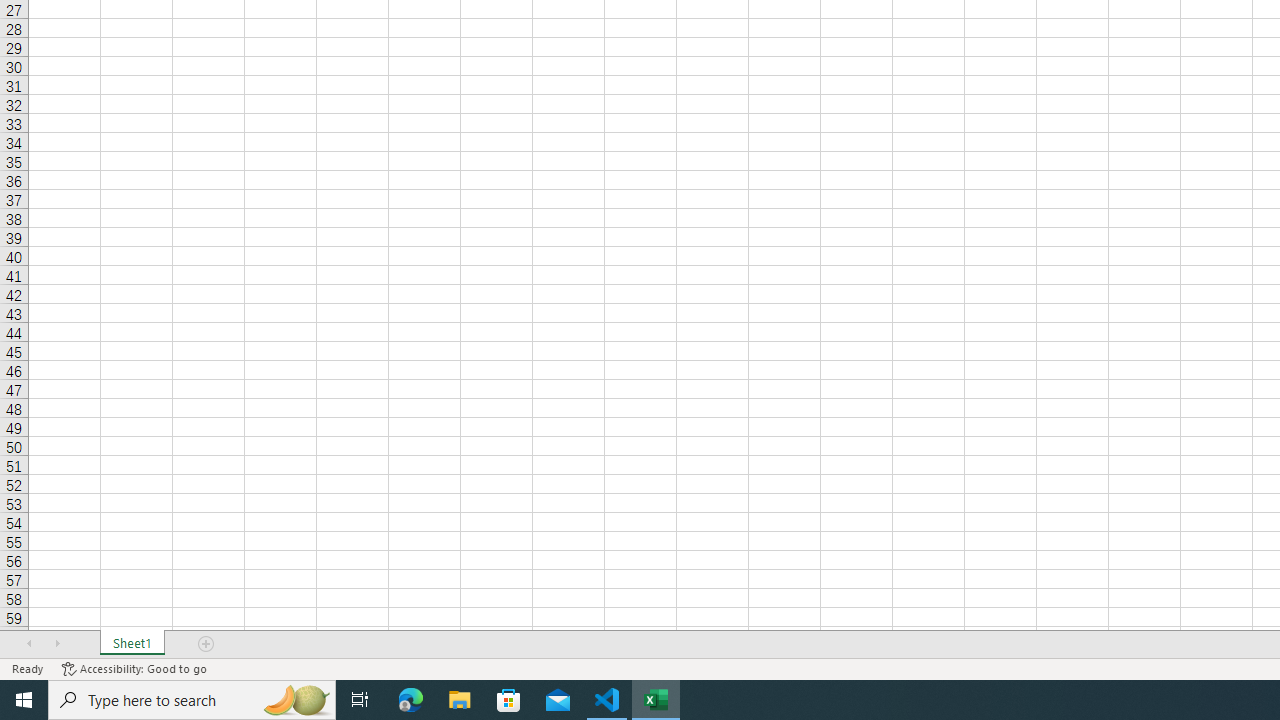  Describe the element at coordinates (57, 644) in the screenshot. I see `'Scroll Right'` at that location.